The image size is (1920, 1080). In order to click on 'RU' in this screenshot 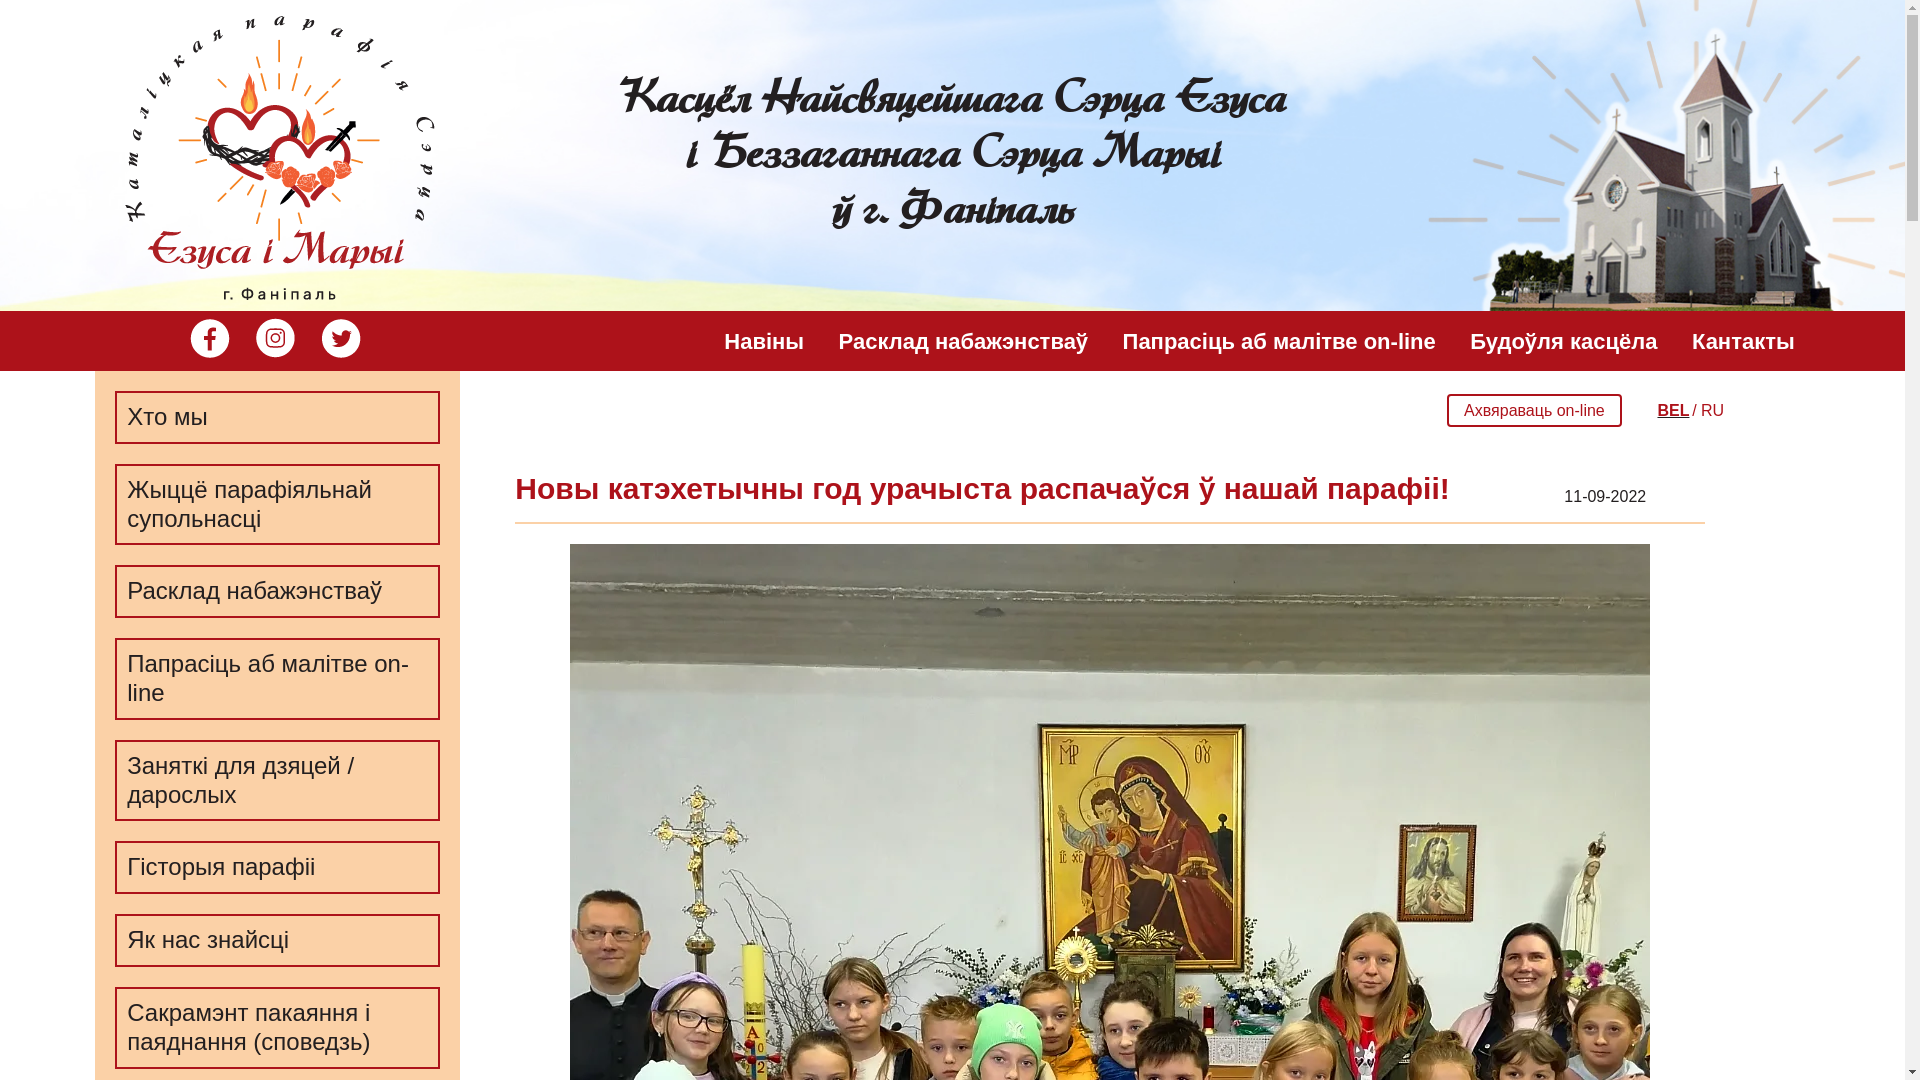, I will do `click(1699, 409)`.